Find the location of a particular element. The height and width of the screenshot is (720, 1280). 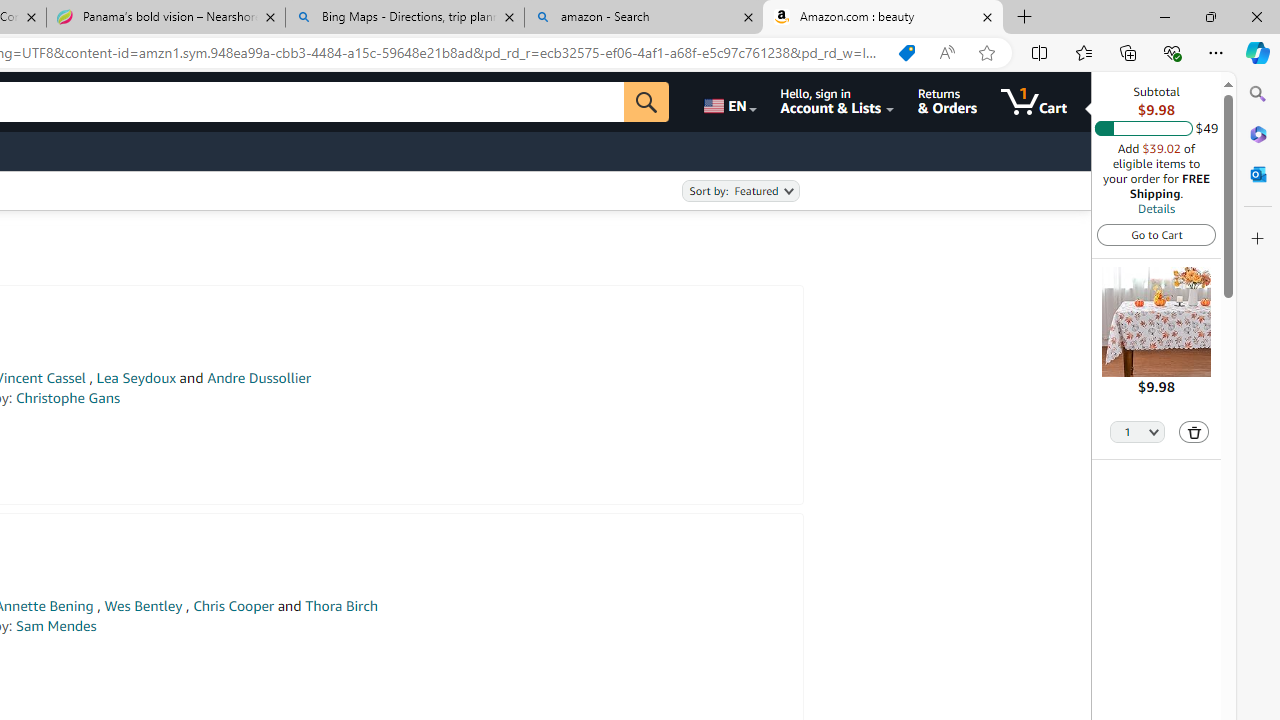

'Delete' is located at coordinates (1194, 430).